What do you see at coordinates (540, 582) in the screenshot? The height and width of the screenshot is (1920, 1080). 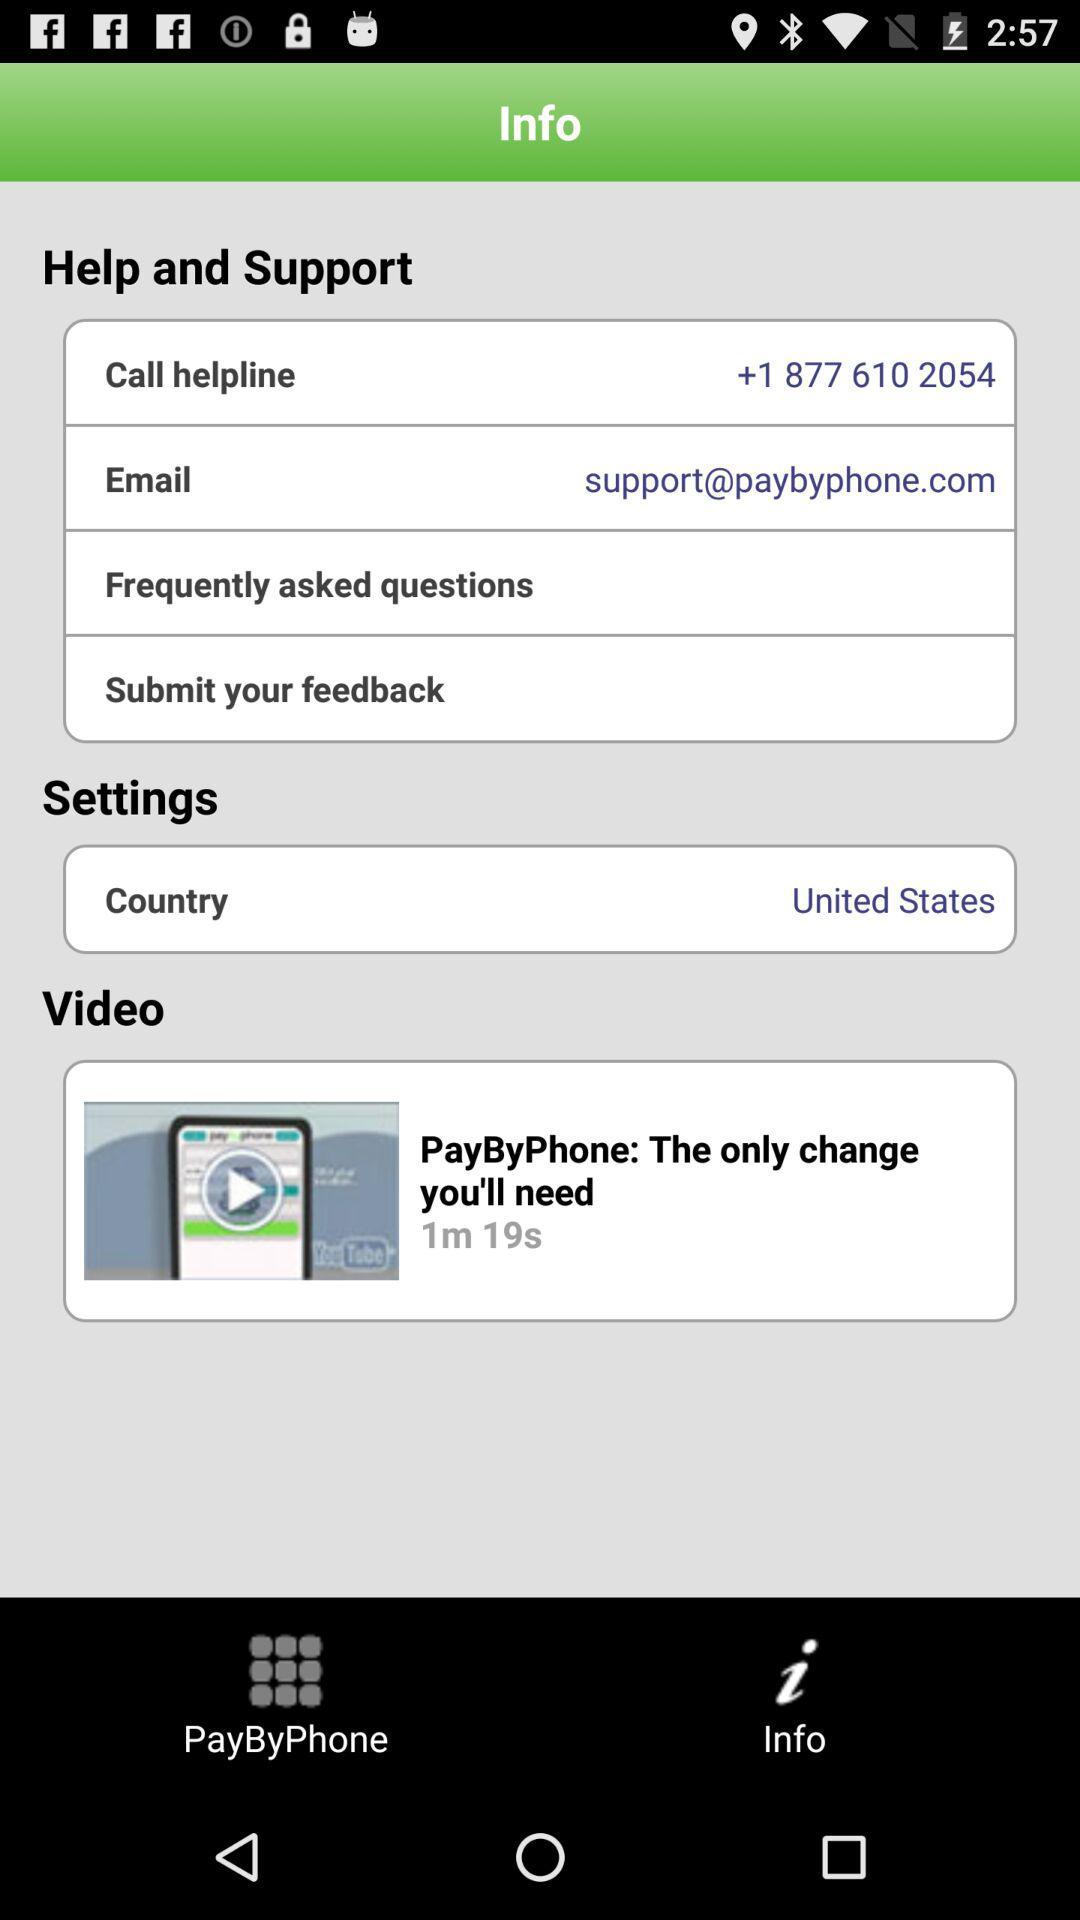 I see `frequently asked questions` at bounding box center [540, 582].